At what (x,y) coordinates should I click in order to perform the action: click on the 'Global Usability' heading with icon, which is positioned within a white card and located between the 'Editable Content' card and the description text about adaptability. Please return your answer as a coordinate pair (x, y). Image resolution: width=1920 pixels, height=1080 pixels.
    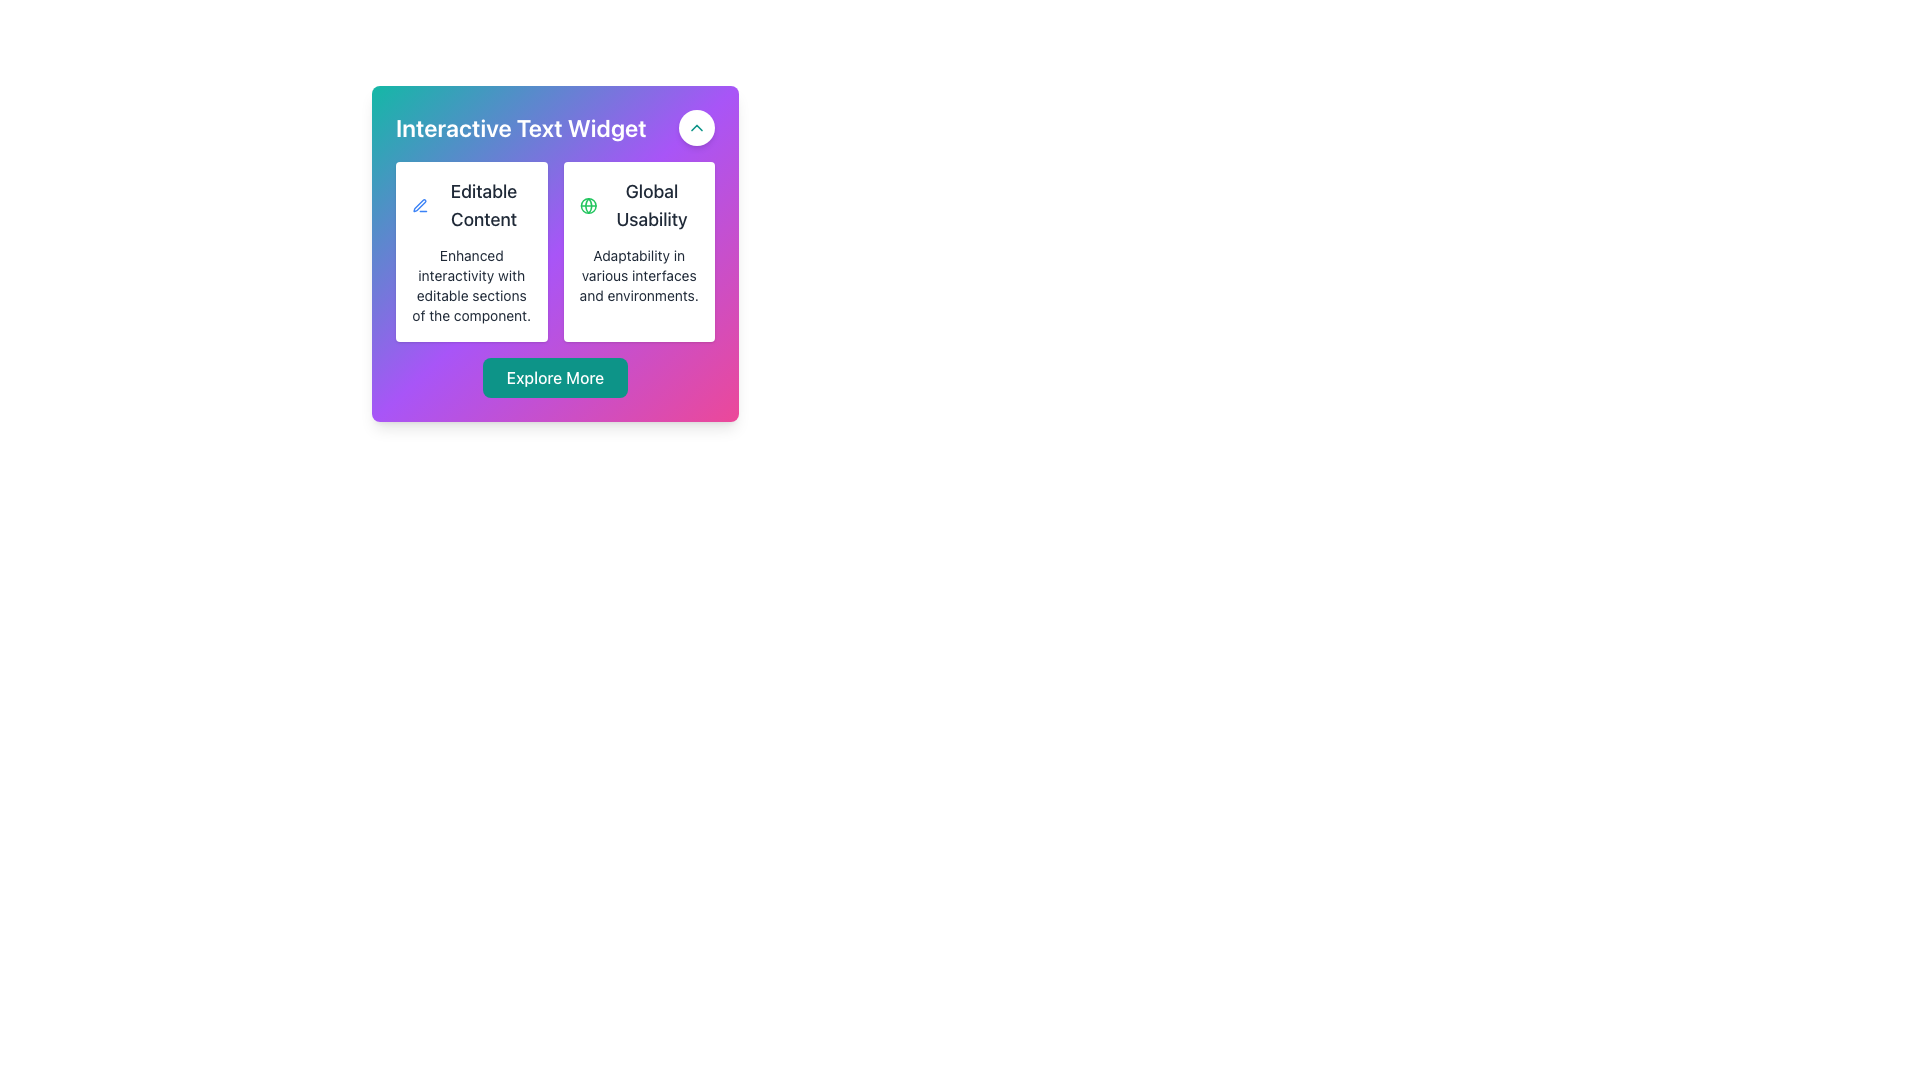
    Looking at the image, I should click on (638, 205).